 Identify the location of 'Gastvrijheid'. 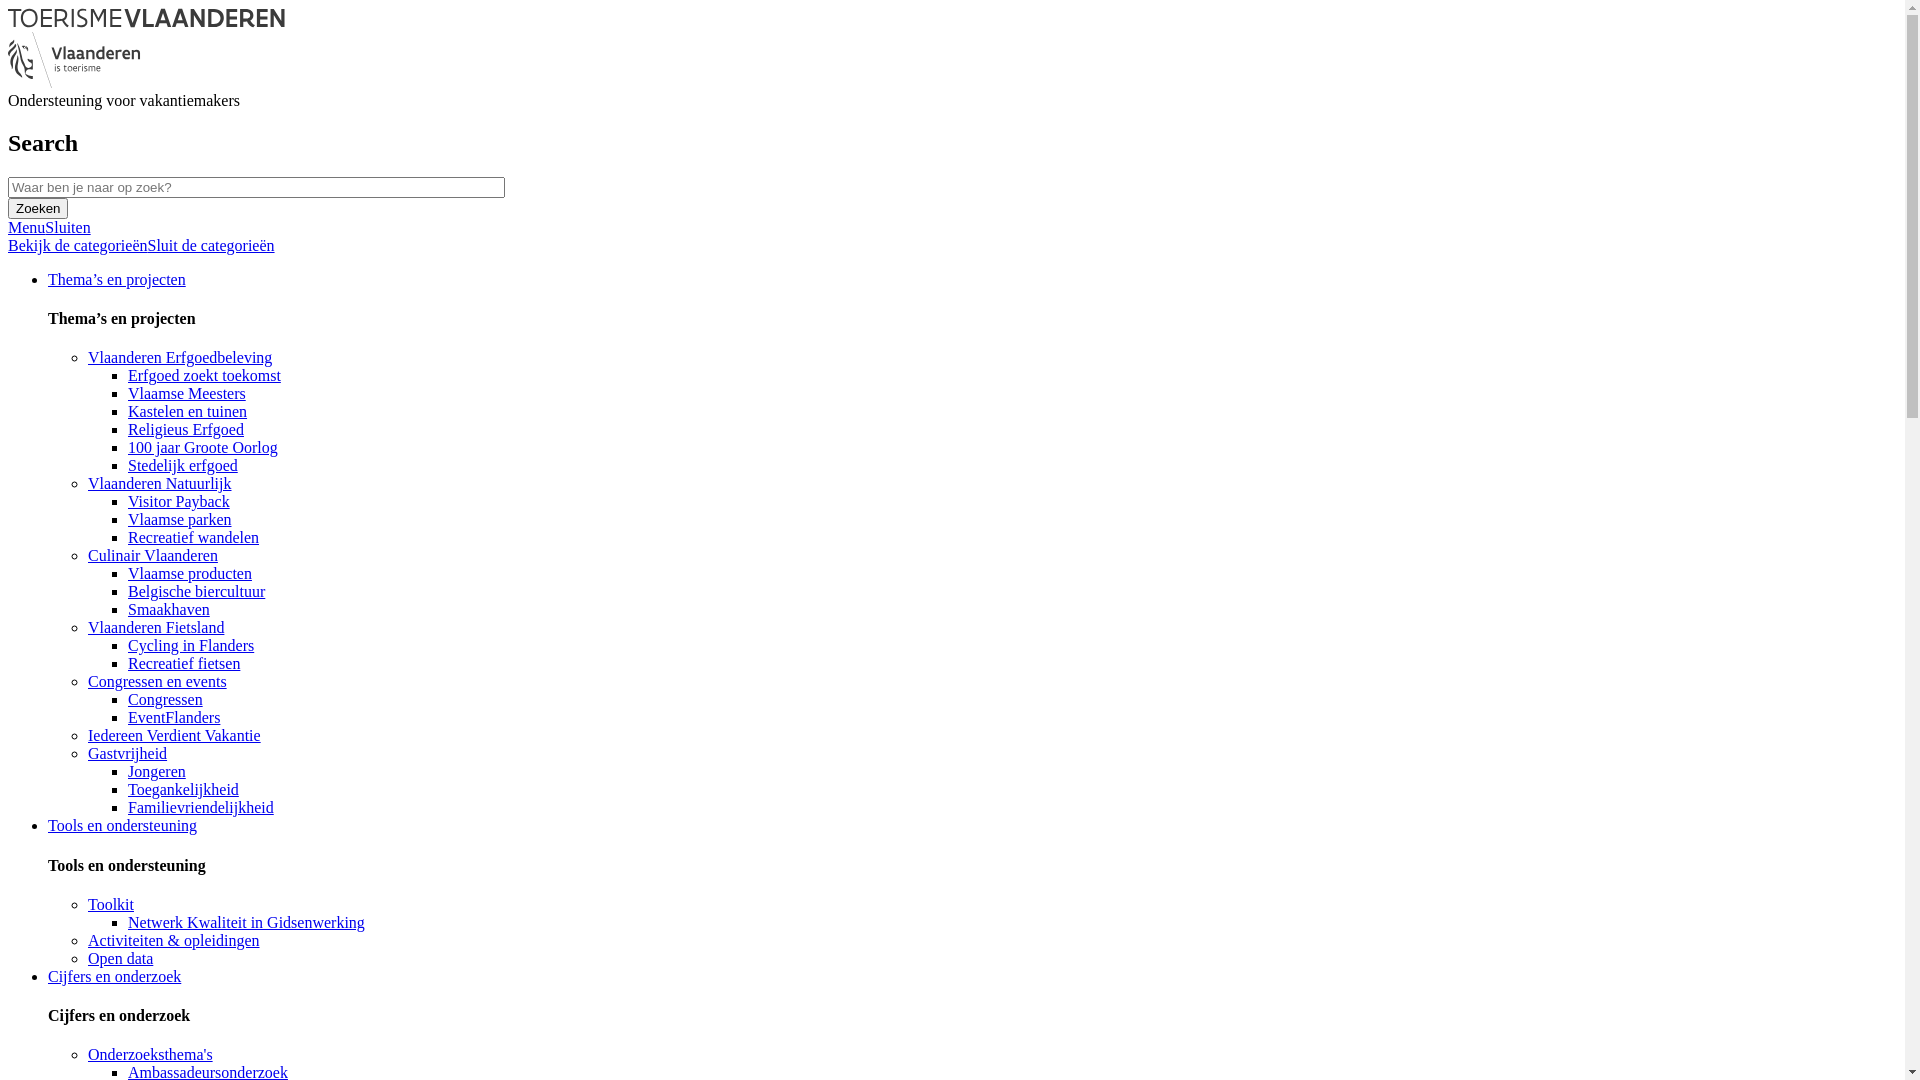
(126, 753).